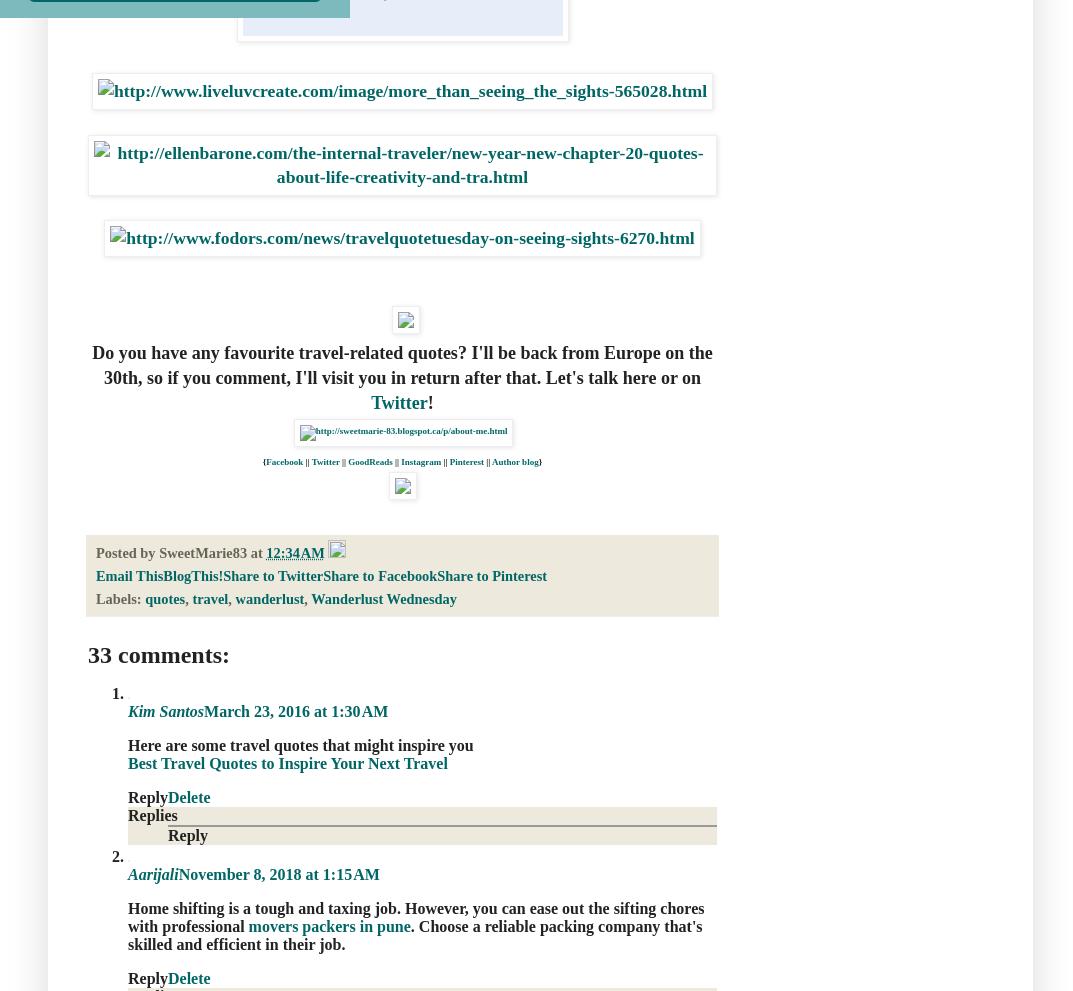 The width and height of the screenshot is (1073, 991). What do you see at coordinates (126, 550) in the screenshot?
I see `'Posted by'` at bounding box center [126, 550].